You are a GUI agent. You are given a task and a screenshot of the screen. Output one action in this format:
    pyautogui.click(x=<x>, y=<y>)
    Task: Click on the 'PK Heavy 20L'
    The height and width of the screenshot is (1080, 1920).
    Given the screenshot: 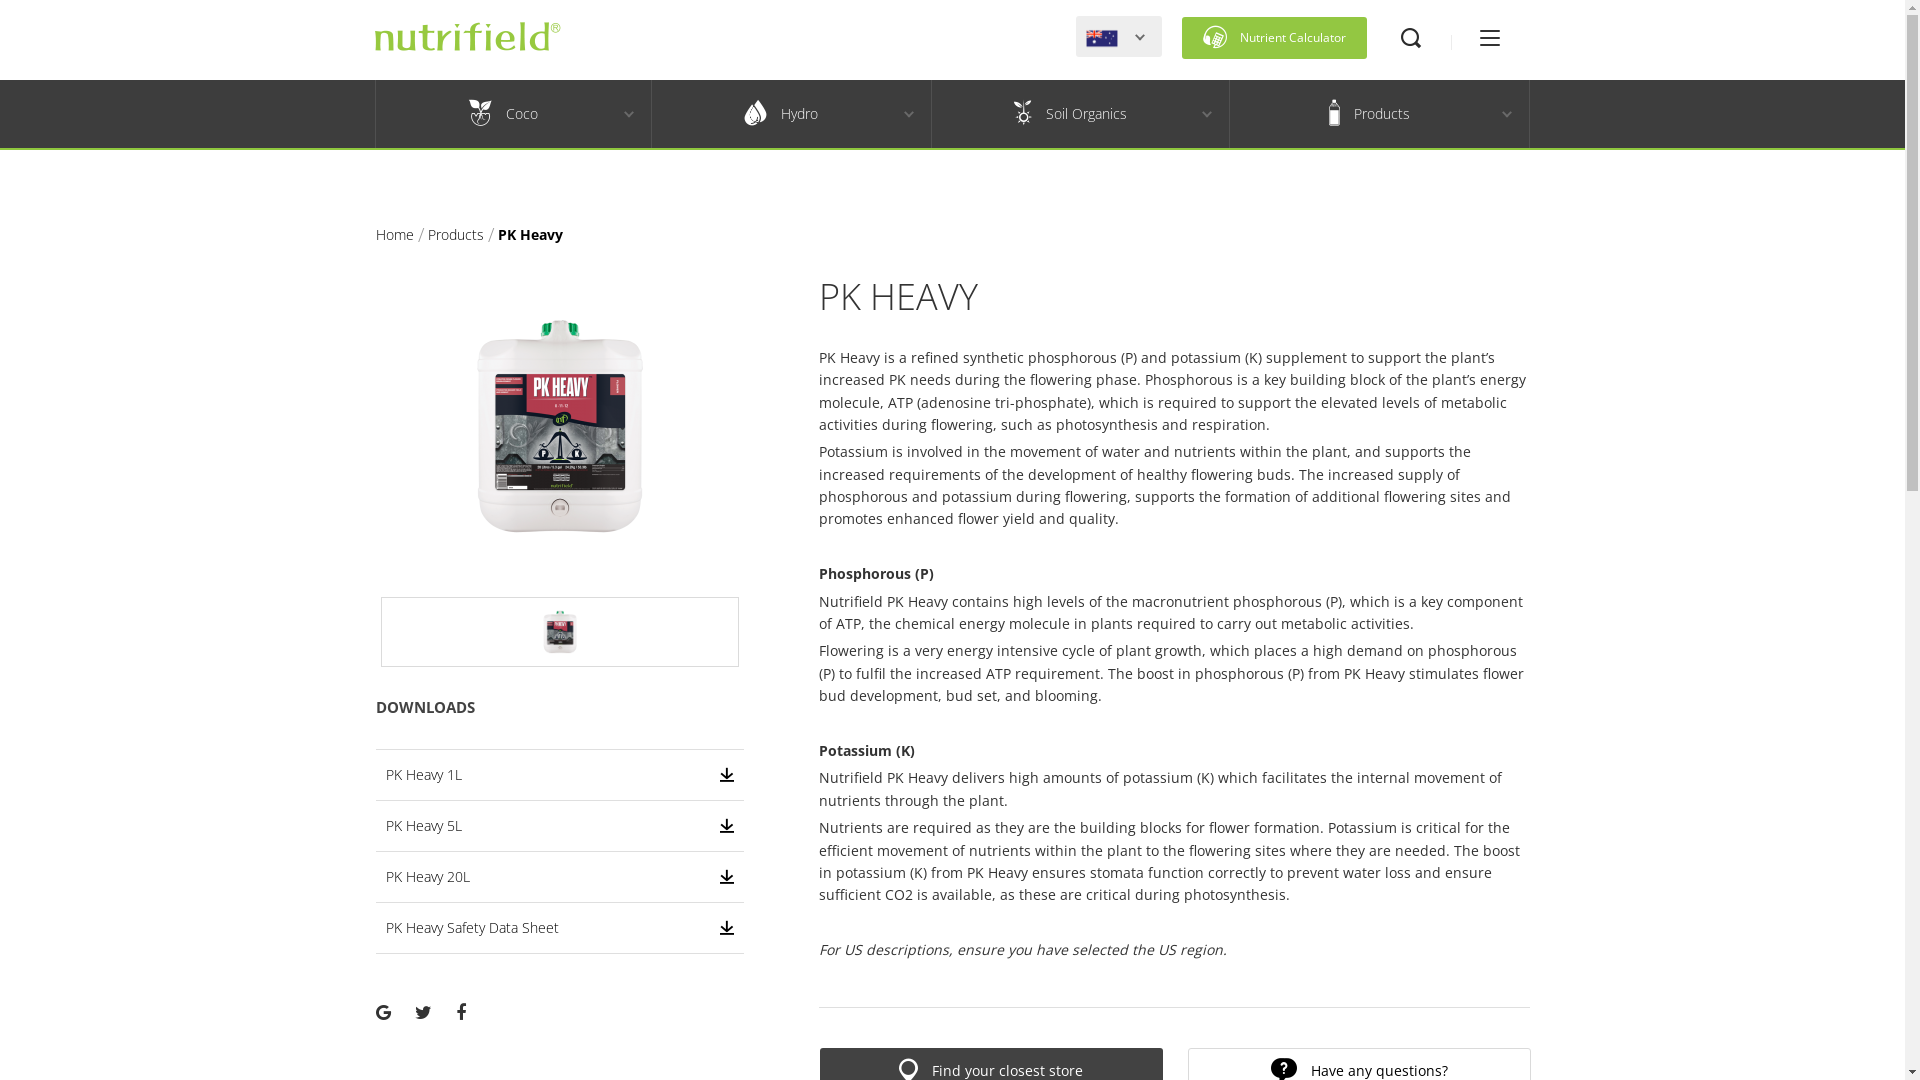 What is the action you would take?
    pyautogui.click(x=560, y=875)
    